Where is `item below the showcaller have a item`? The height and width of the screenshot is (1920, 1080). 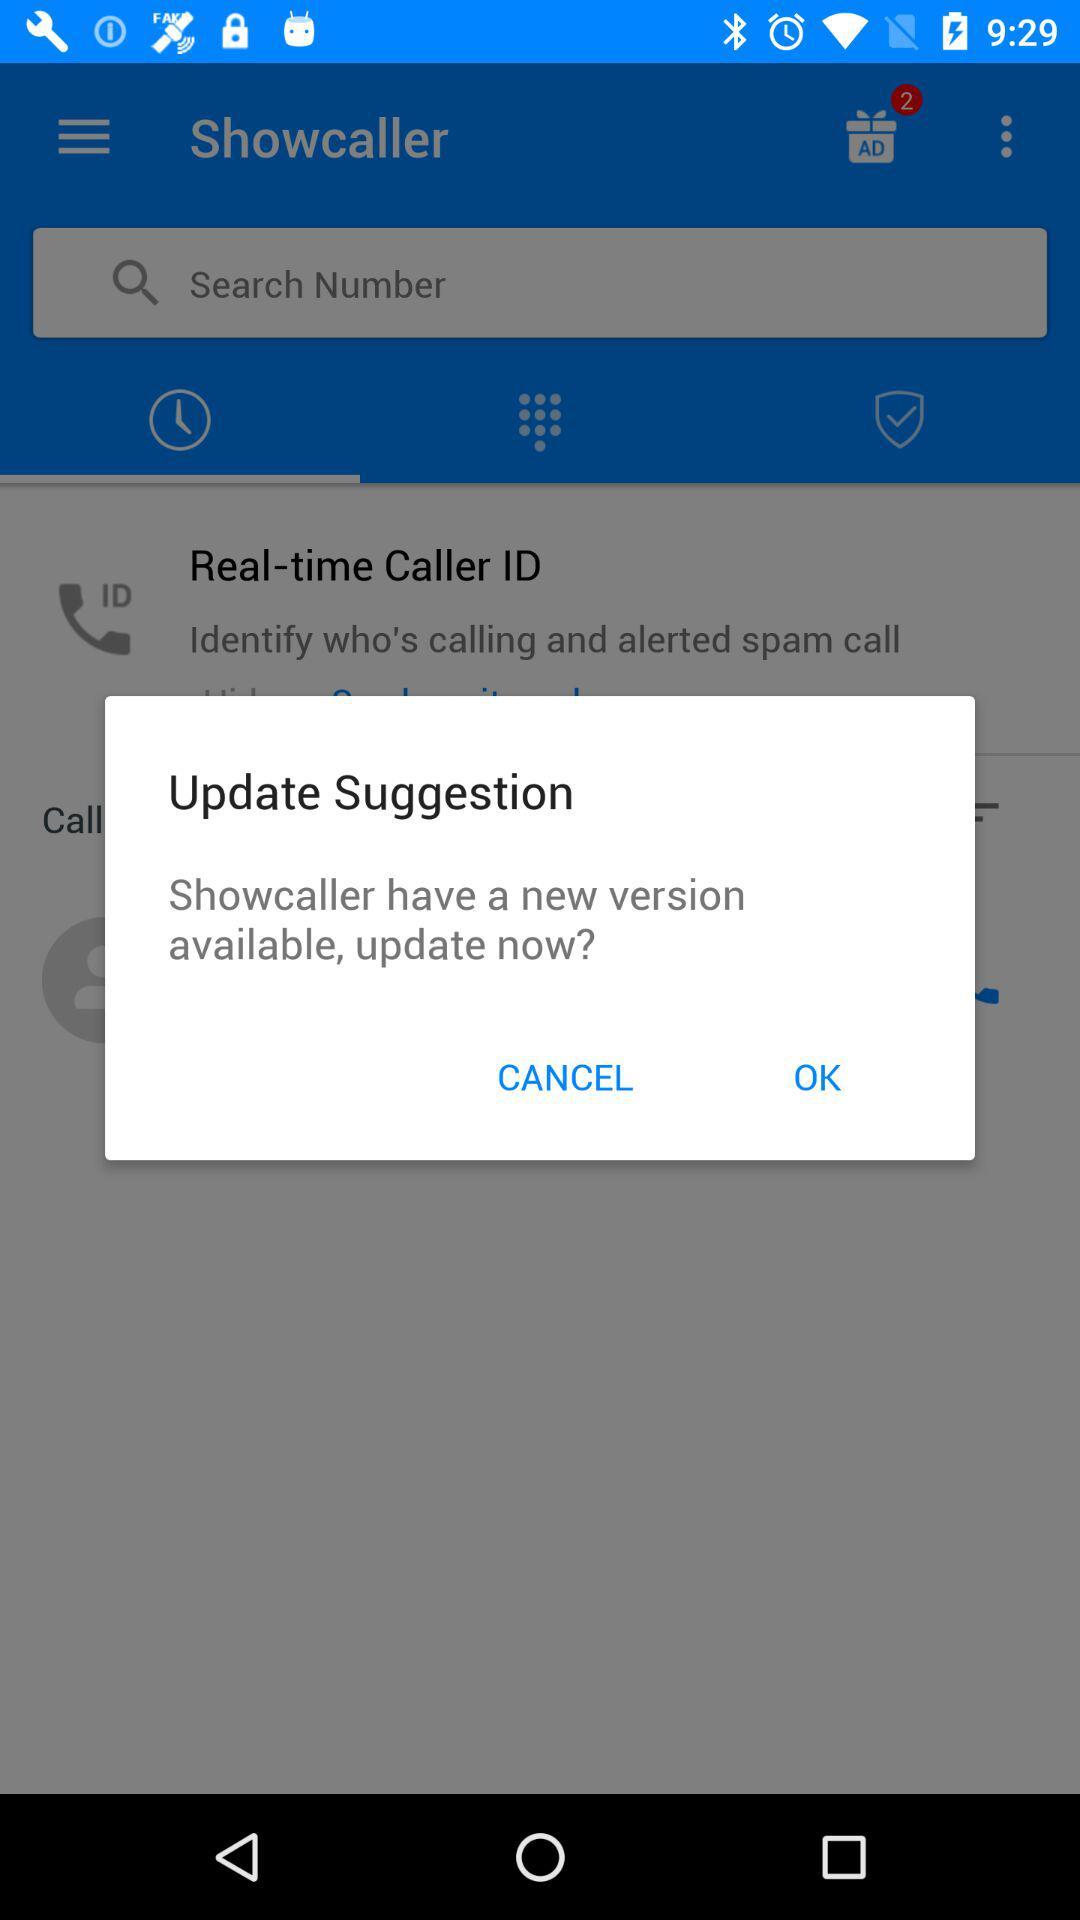
item below the showcaller have a item is located at coordinates (817, 1075).